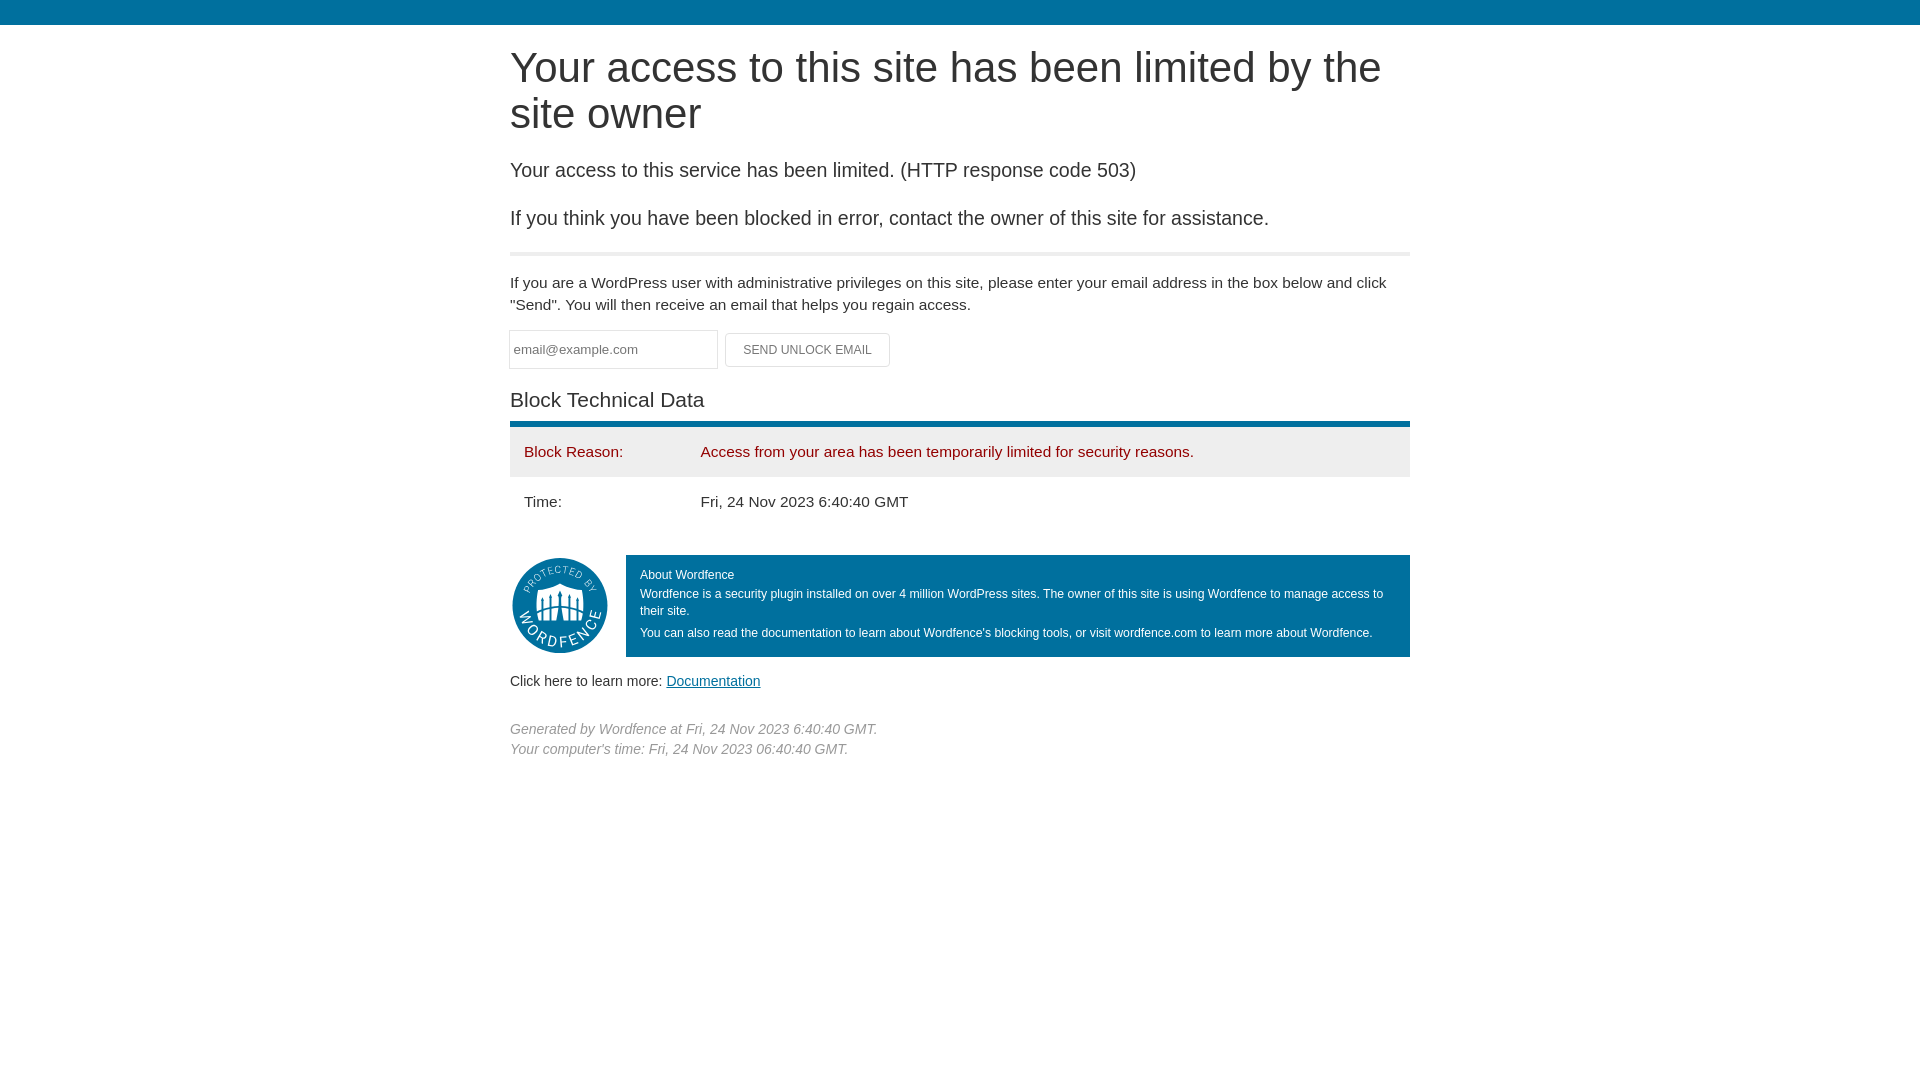  I want to click on 'Documentation', so click(666, 680).